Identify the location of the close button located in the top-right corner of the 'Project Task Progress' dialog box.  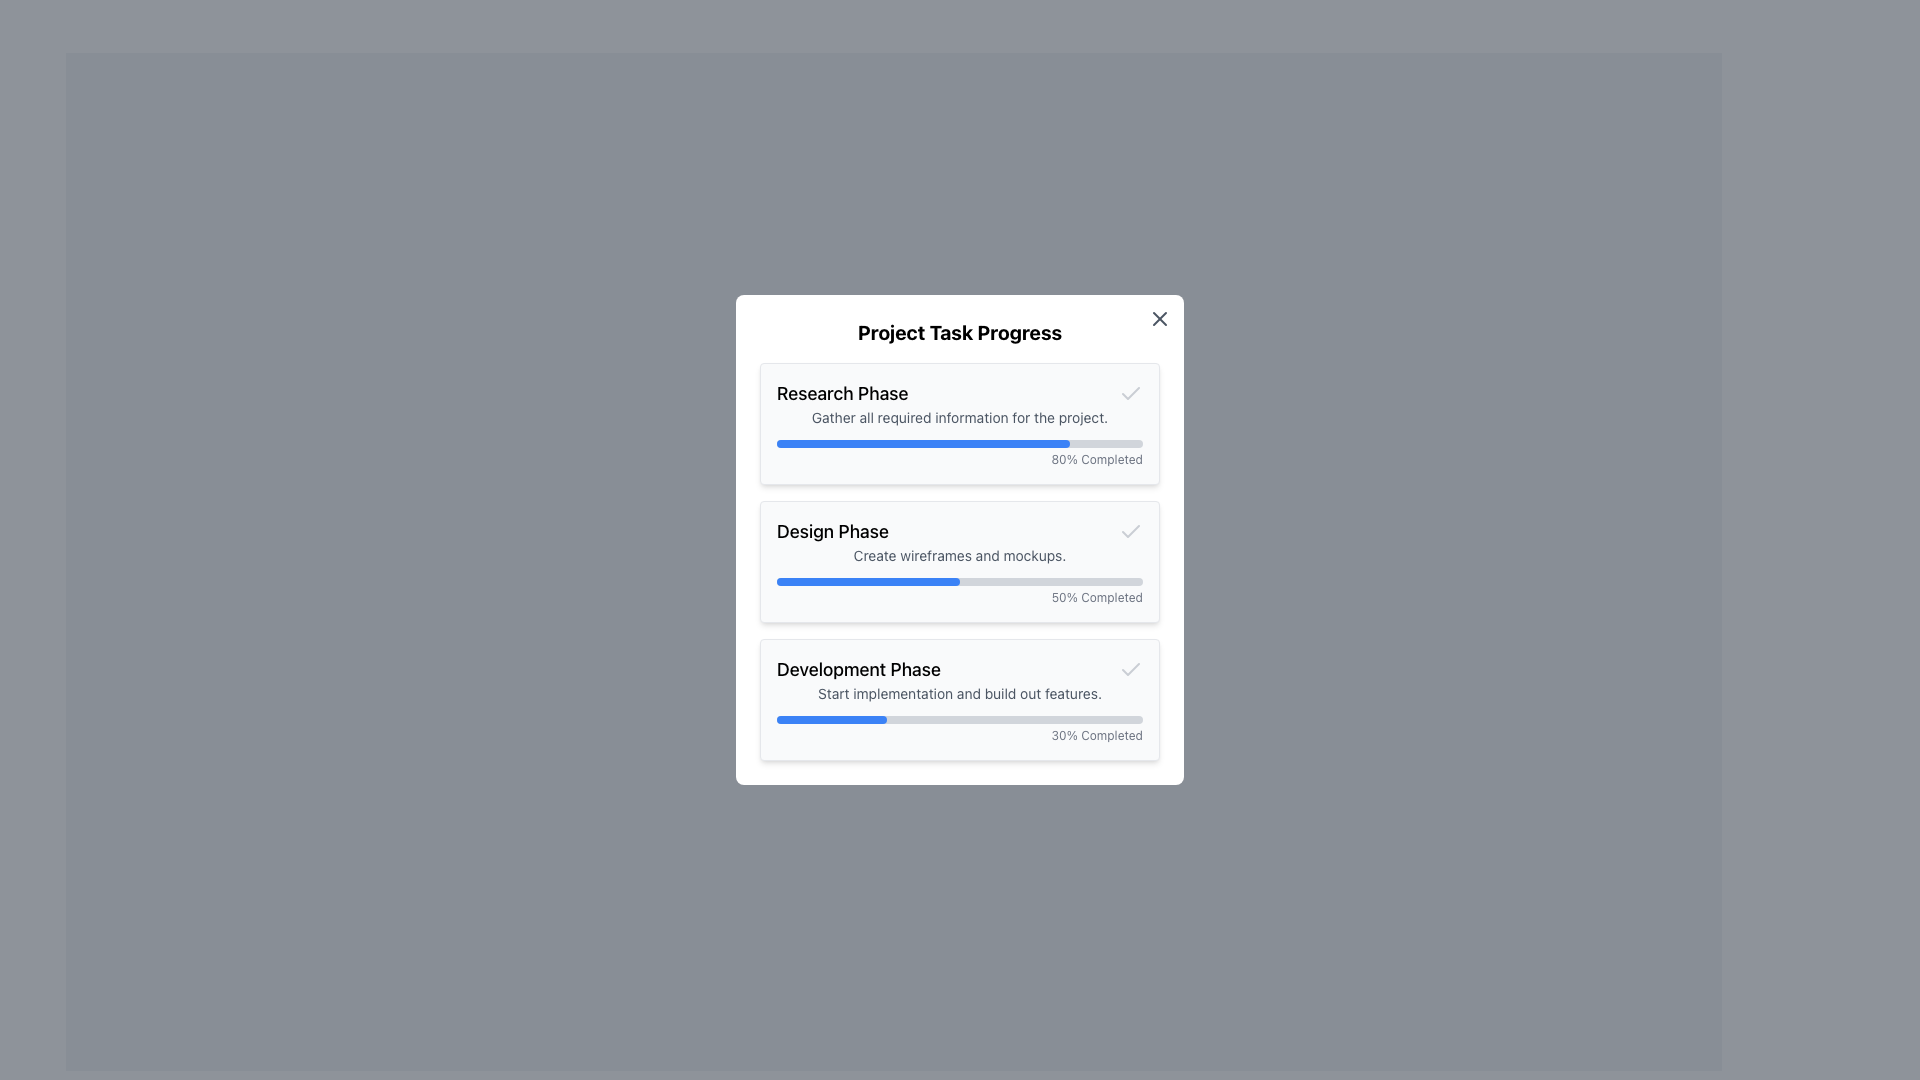
(1160, 318).